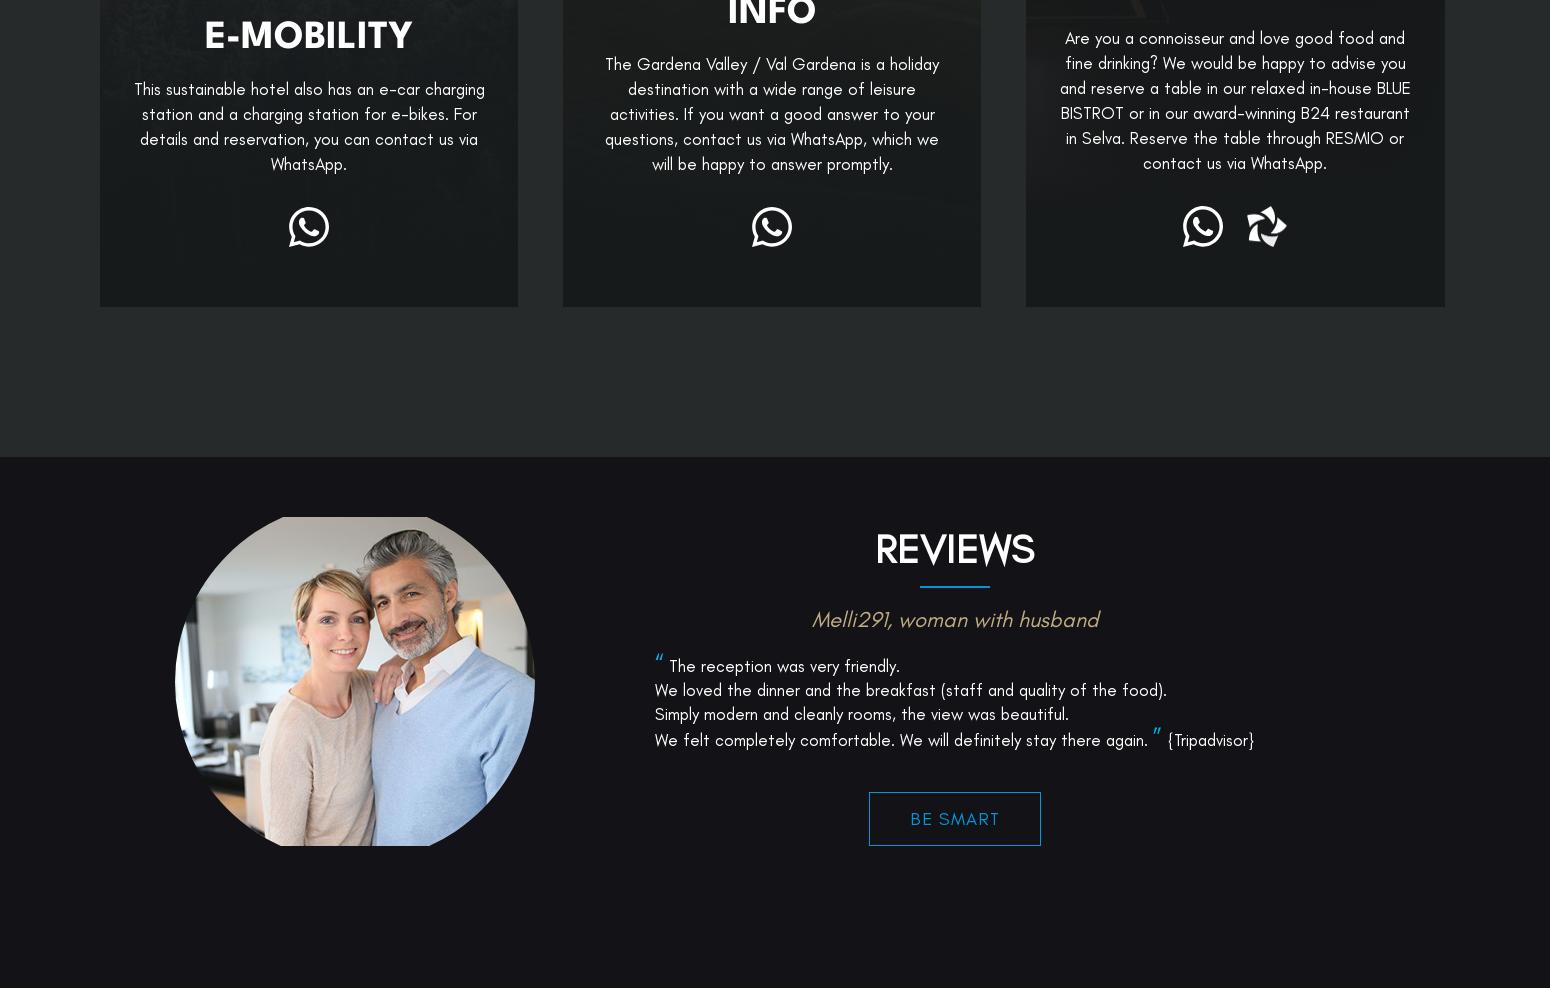 This screenshot has height=988, width=1550. Describe the element at coordinates (1234, 99) in the screenshot. I see `'Are you a connoisseur and love good food and fine drinking? We would be happy to advise you and reserve a table in our relaxed in-house BLUE BISTROT or in our award-winning B24 restaurant in Selva. Reserve the table through RESMIO or contact us via WhatsApp.'` at that location.